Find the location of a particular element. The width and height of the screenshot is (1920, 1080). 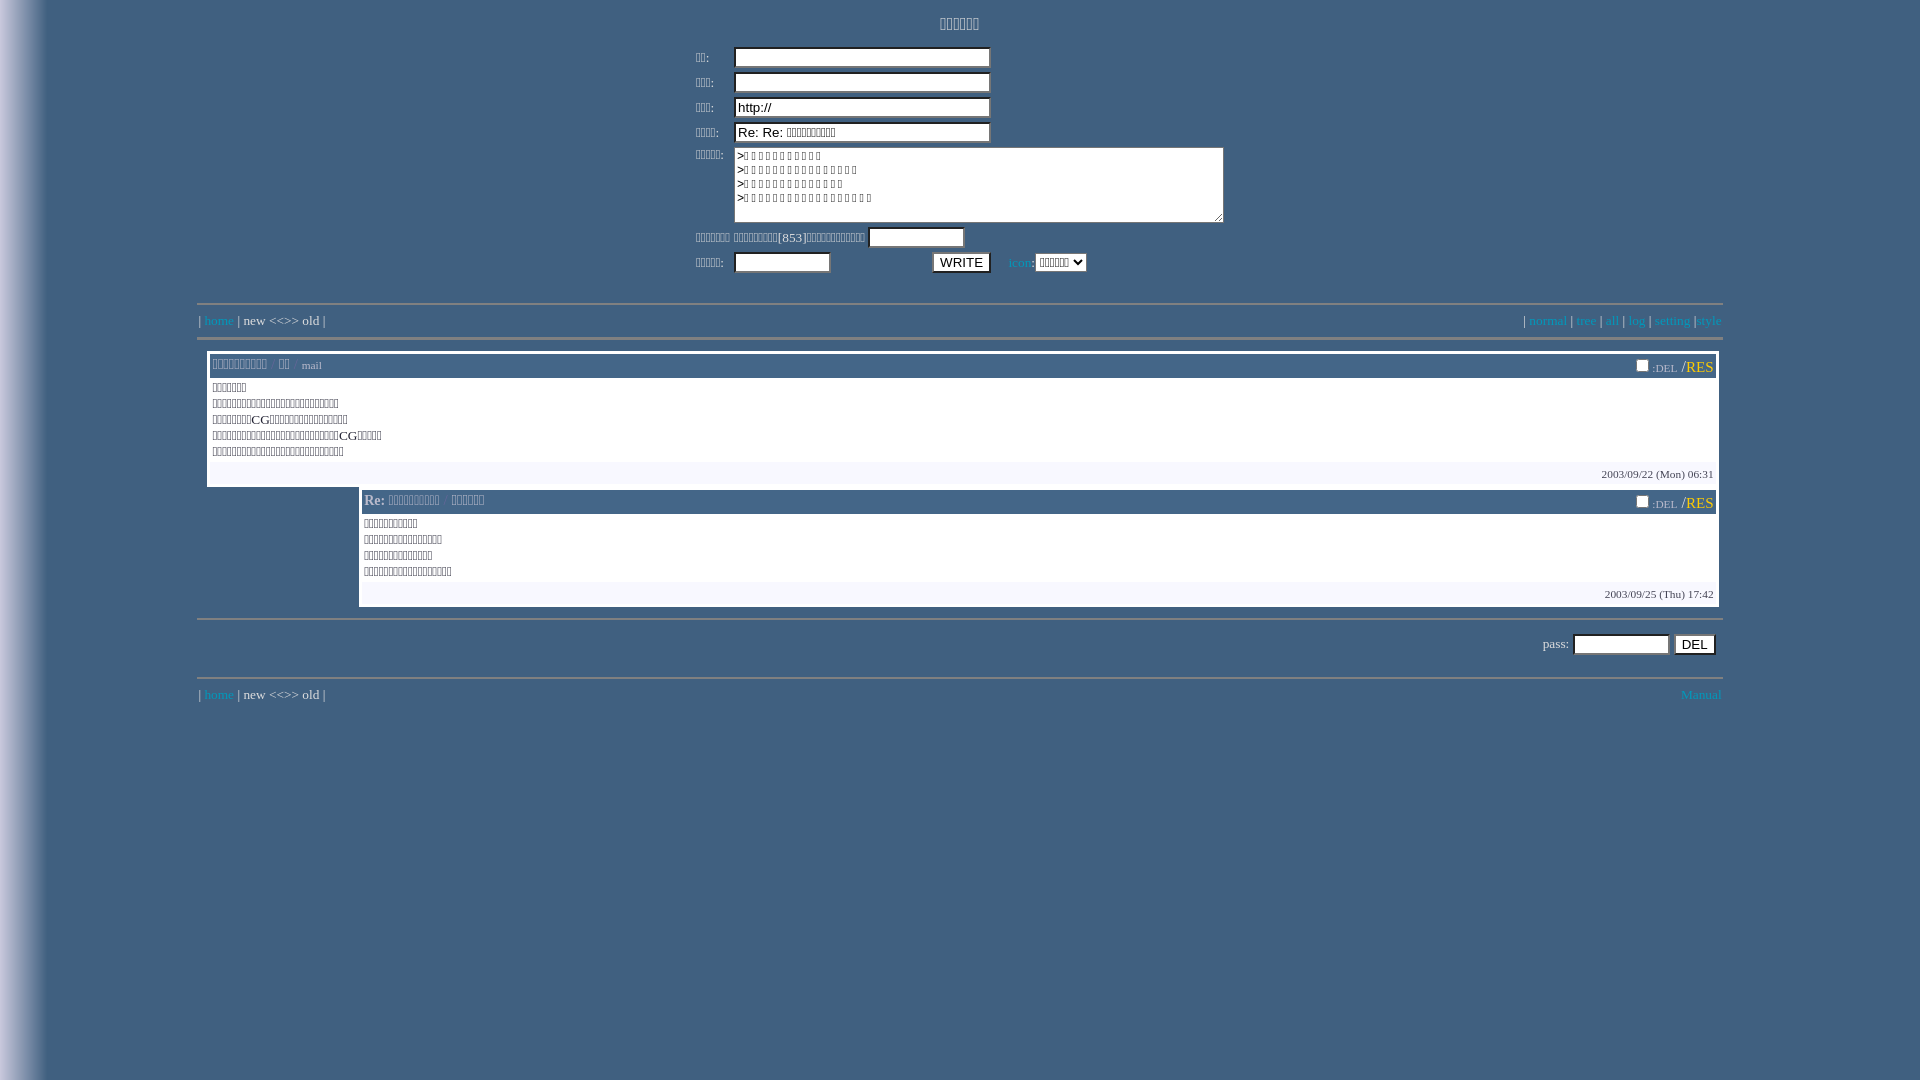

'normal' is located at coordinates (1547, 319).